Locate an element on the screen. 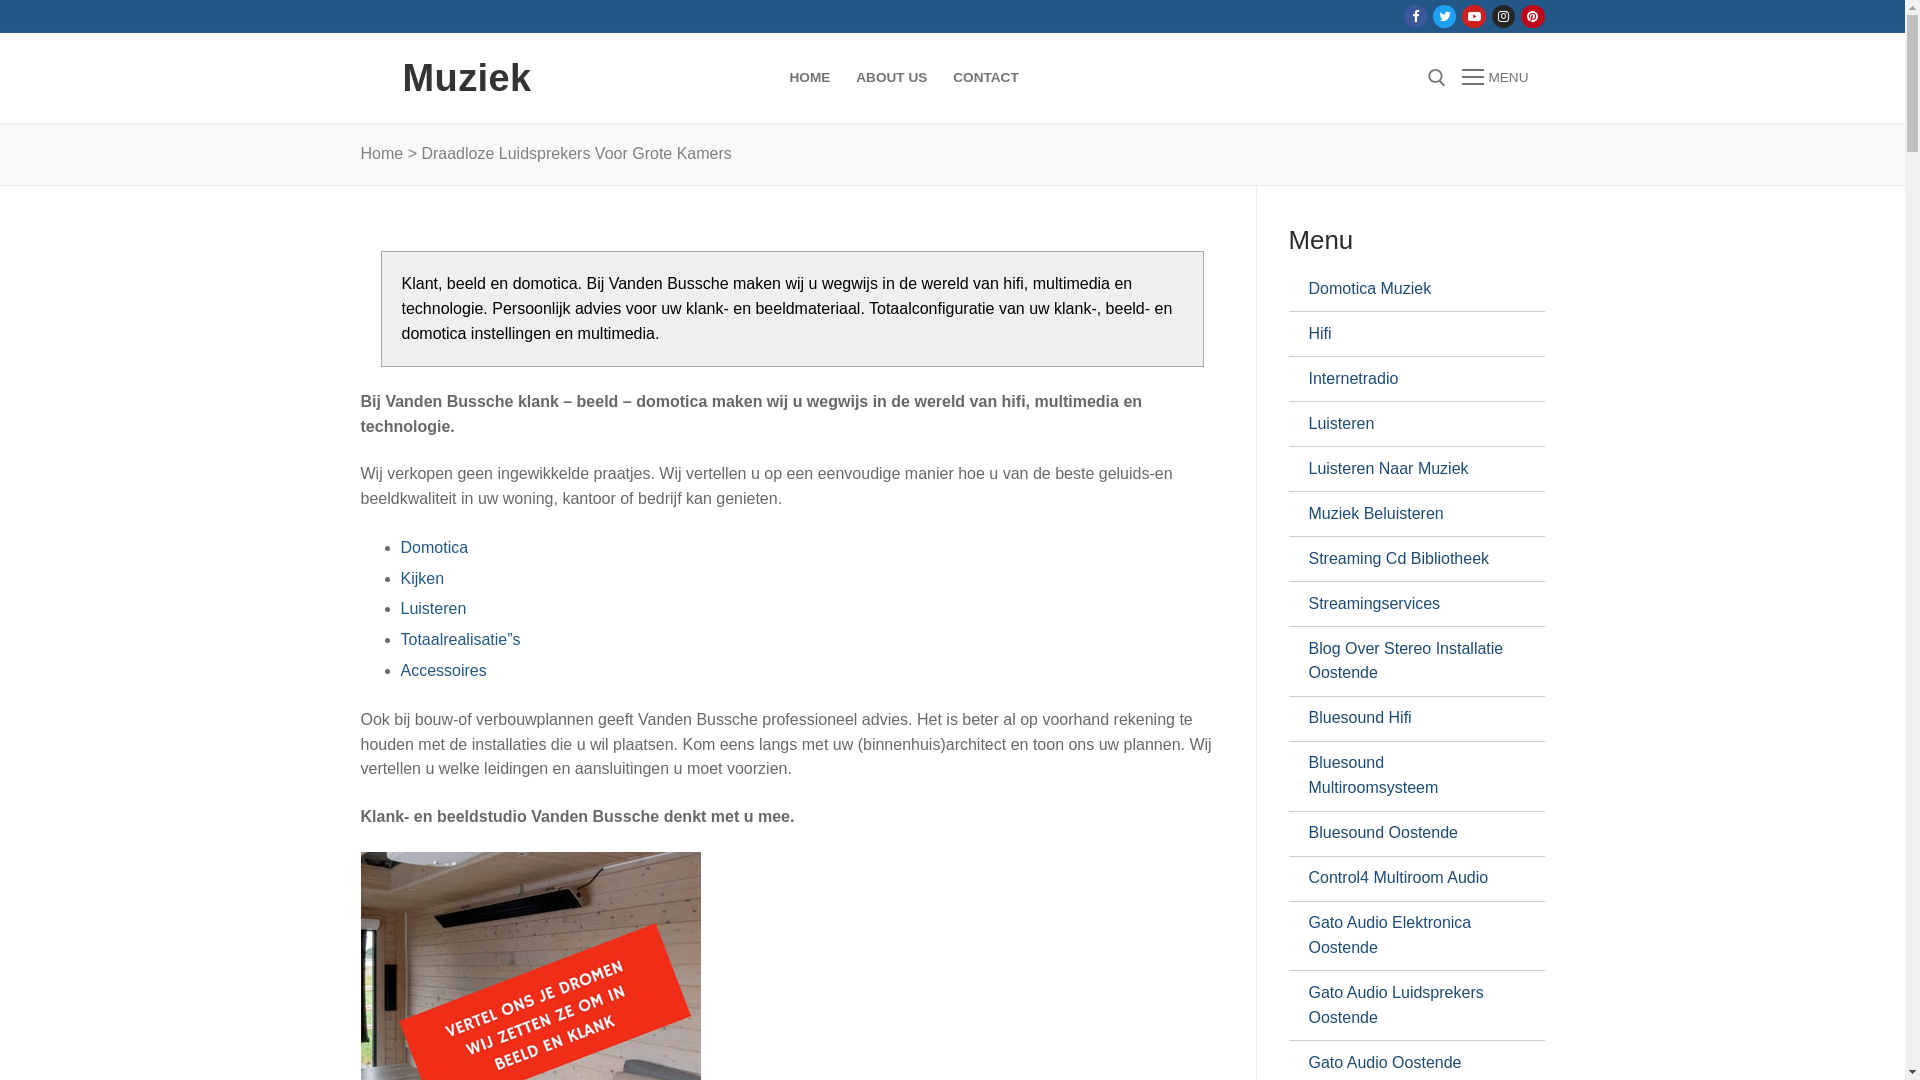 This screenshot has height=1080, width=1920. 'Gato Audio Luidsprekers Oostende' is located at coordinates (1406, 1005).